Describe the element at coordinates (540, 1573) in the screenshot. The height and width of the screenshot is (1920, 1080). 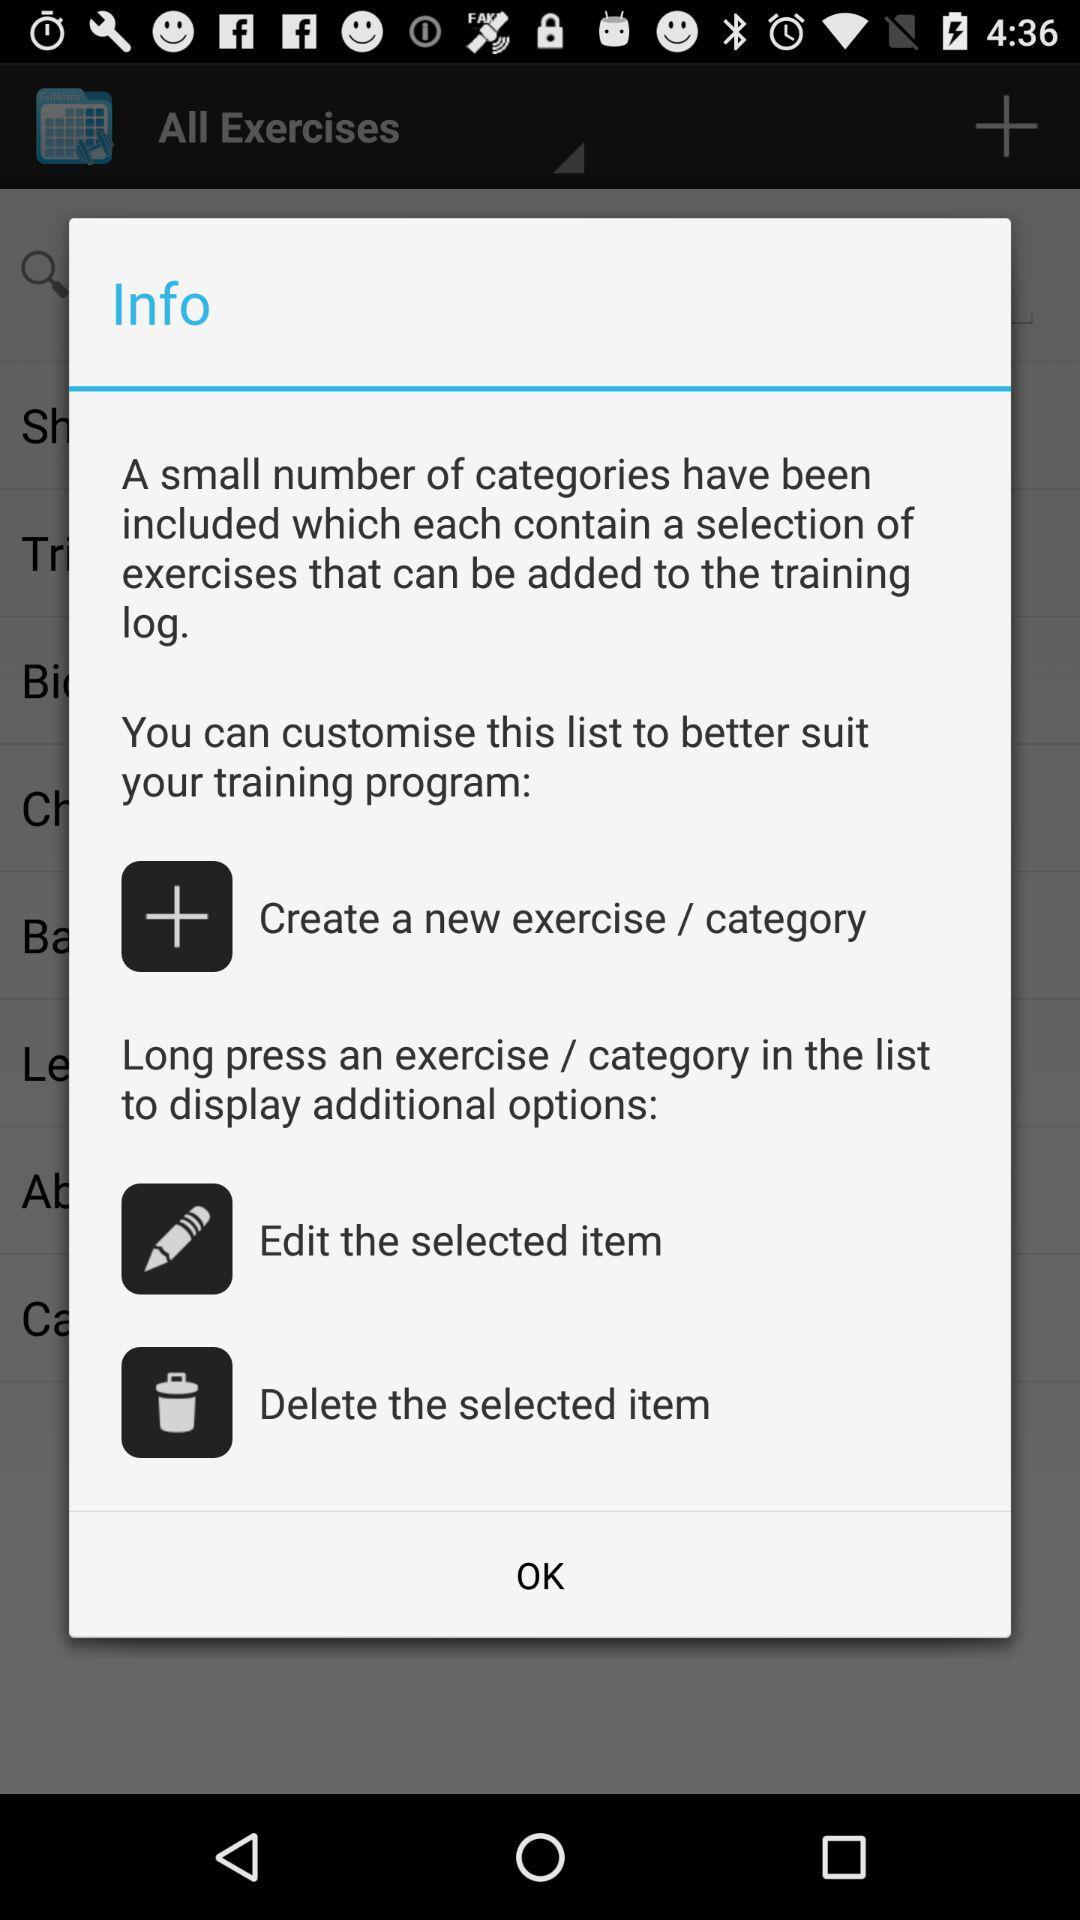
I see `ok` at that location.